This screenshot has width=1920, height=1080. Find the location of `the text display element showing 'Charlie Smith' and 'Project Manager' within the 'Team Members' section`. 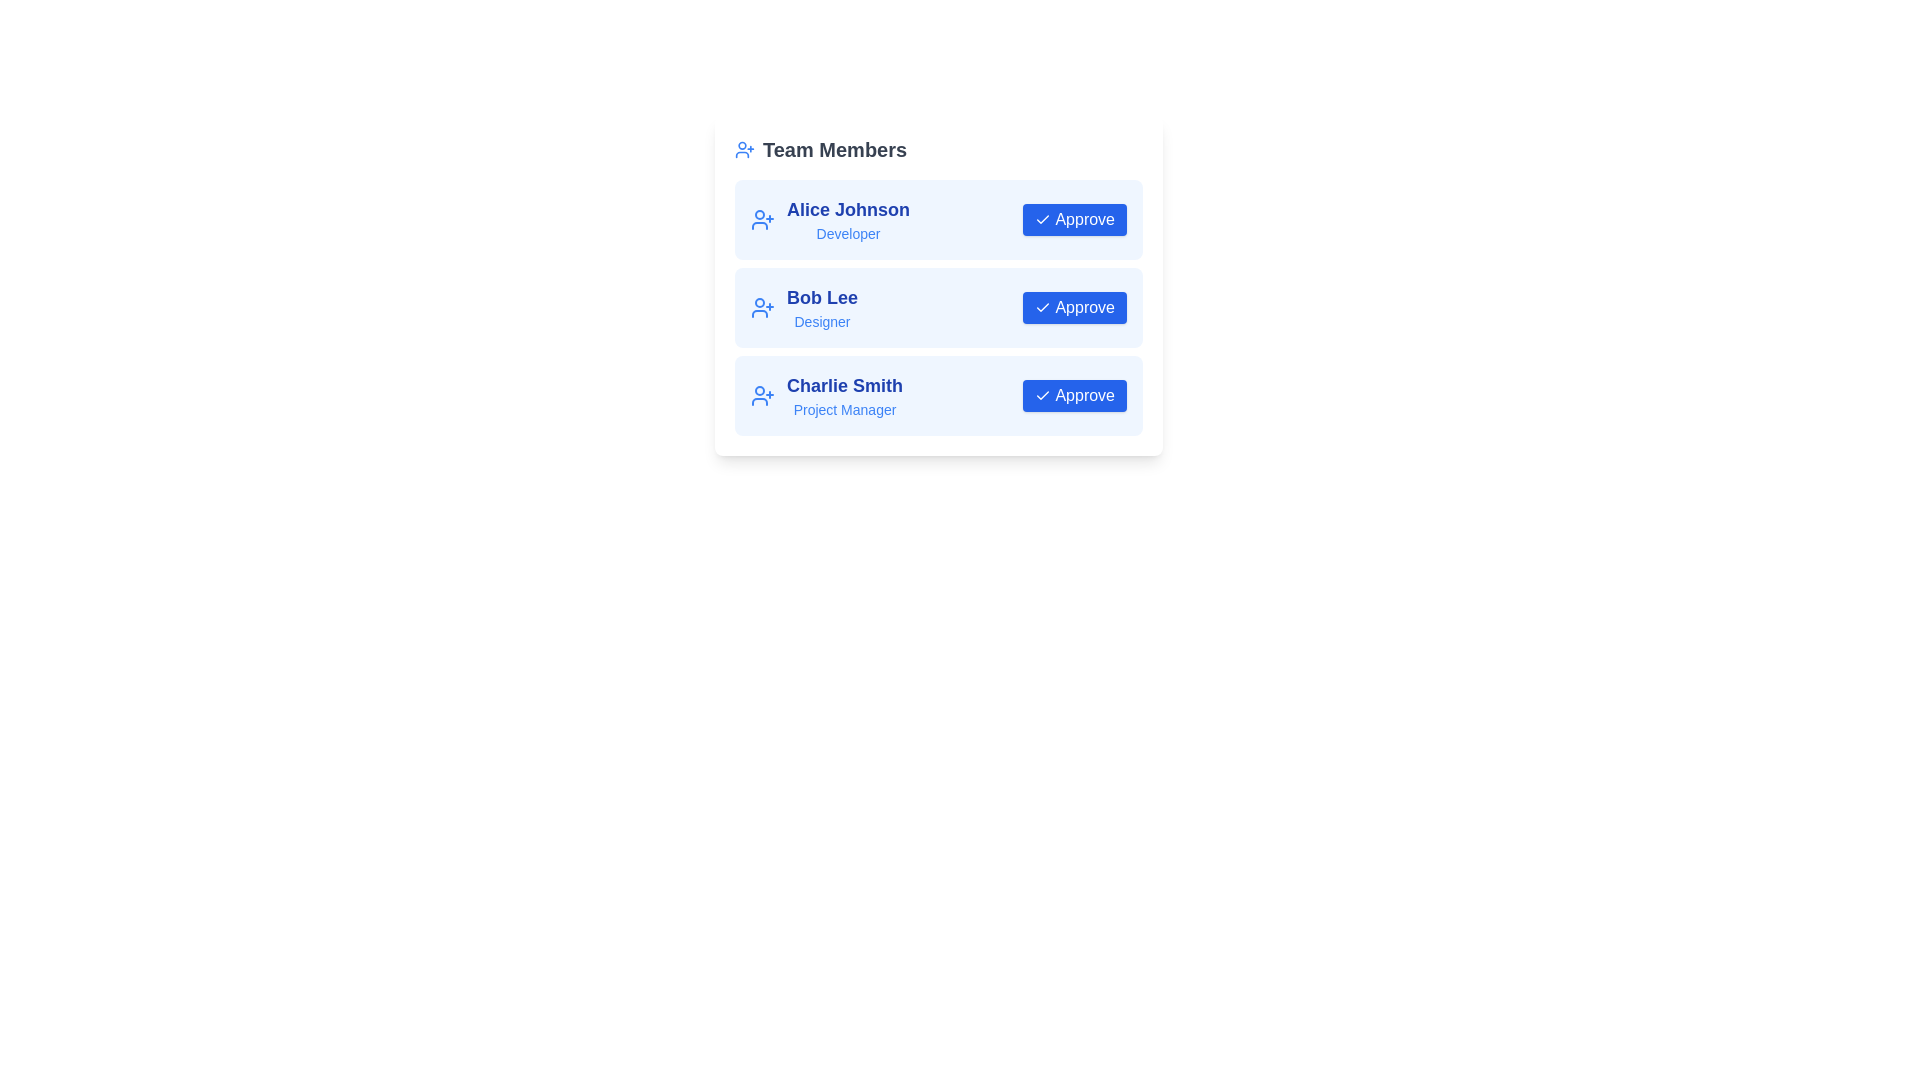

the text display element showing 'Charlie Smith' and 'Project Manager' within the 'Team Members' section is located at coordinates (844, 396).